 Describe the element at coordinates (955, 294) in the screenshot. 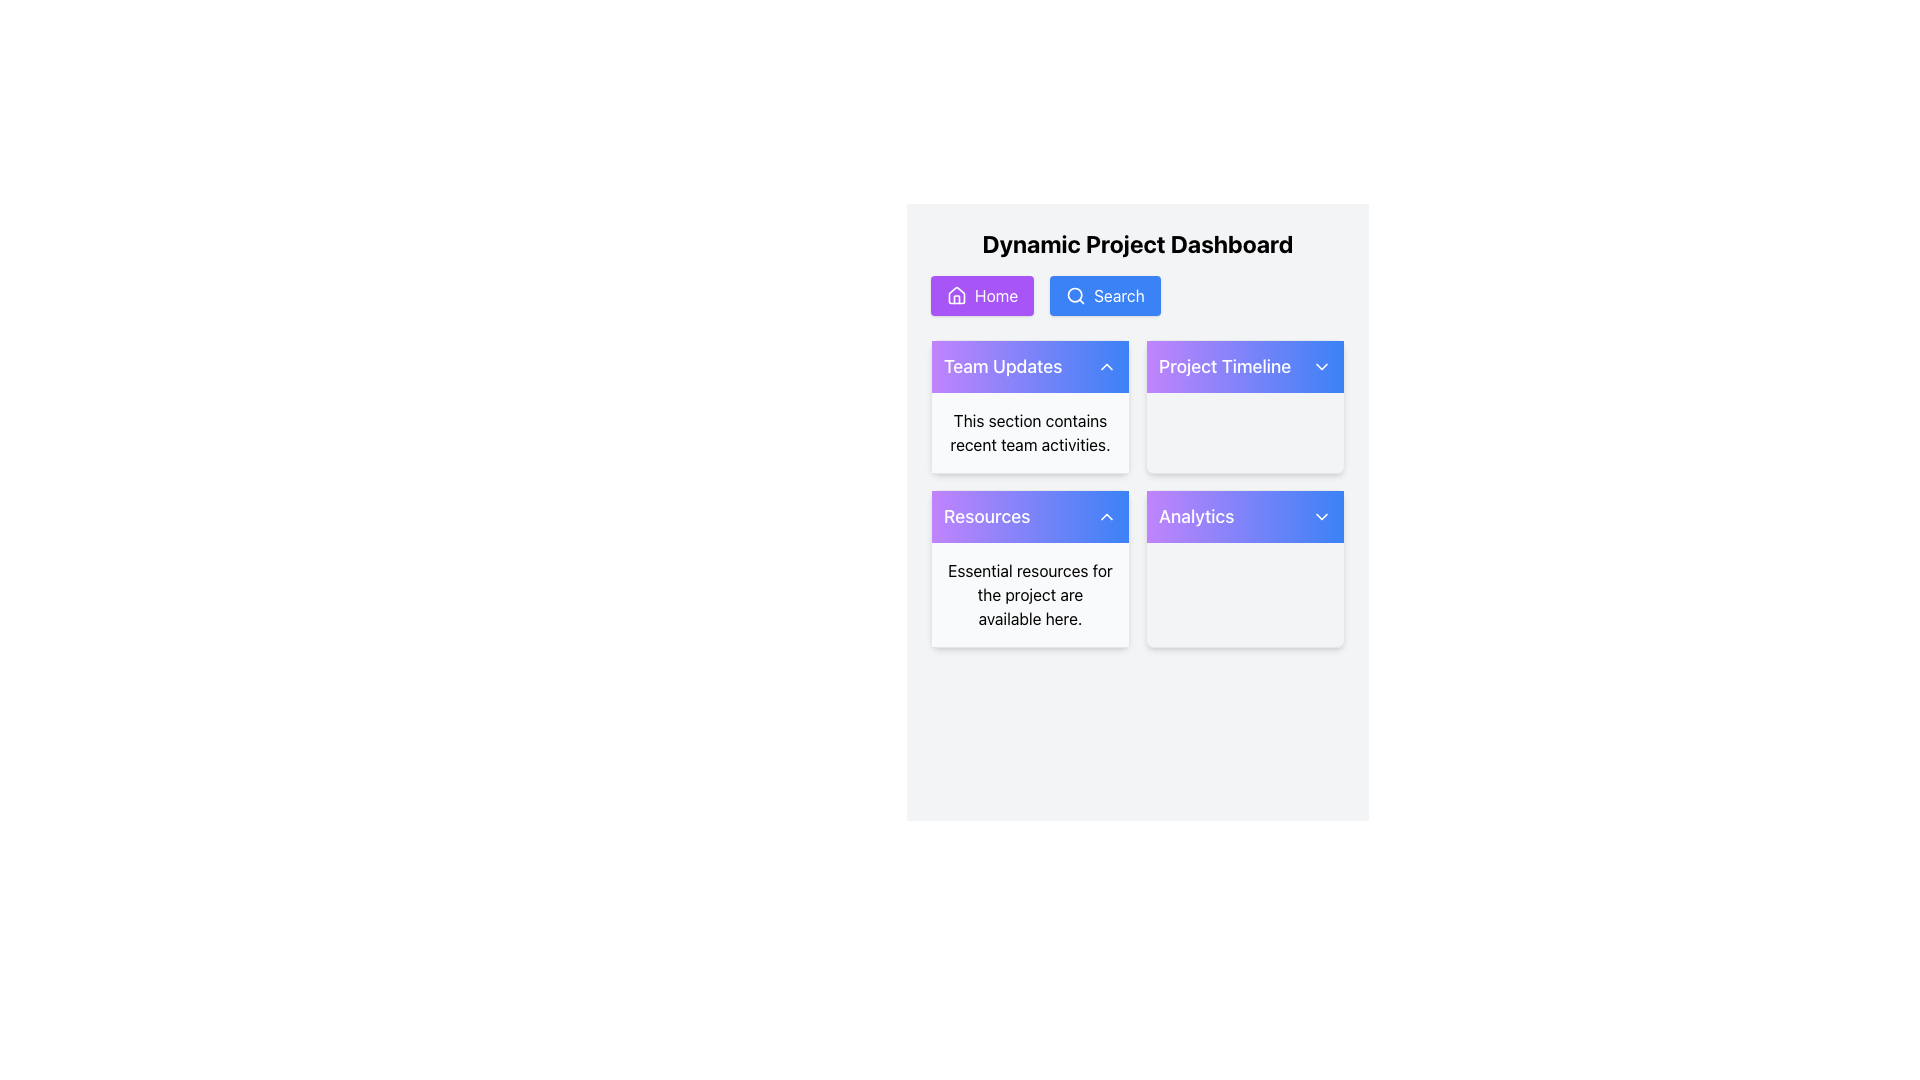

I see `the house icon, which is styled with a simple outline and located to the left of the 'Home' text in the upper purple button` at that location.